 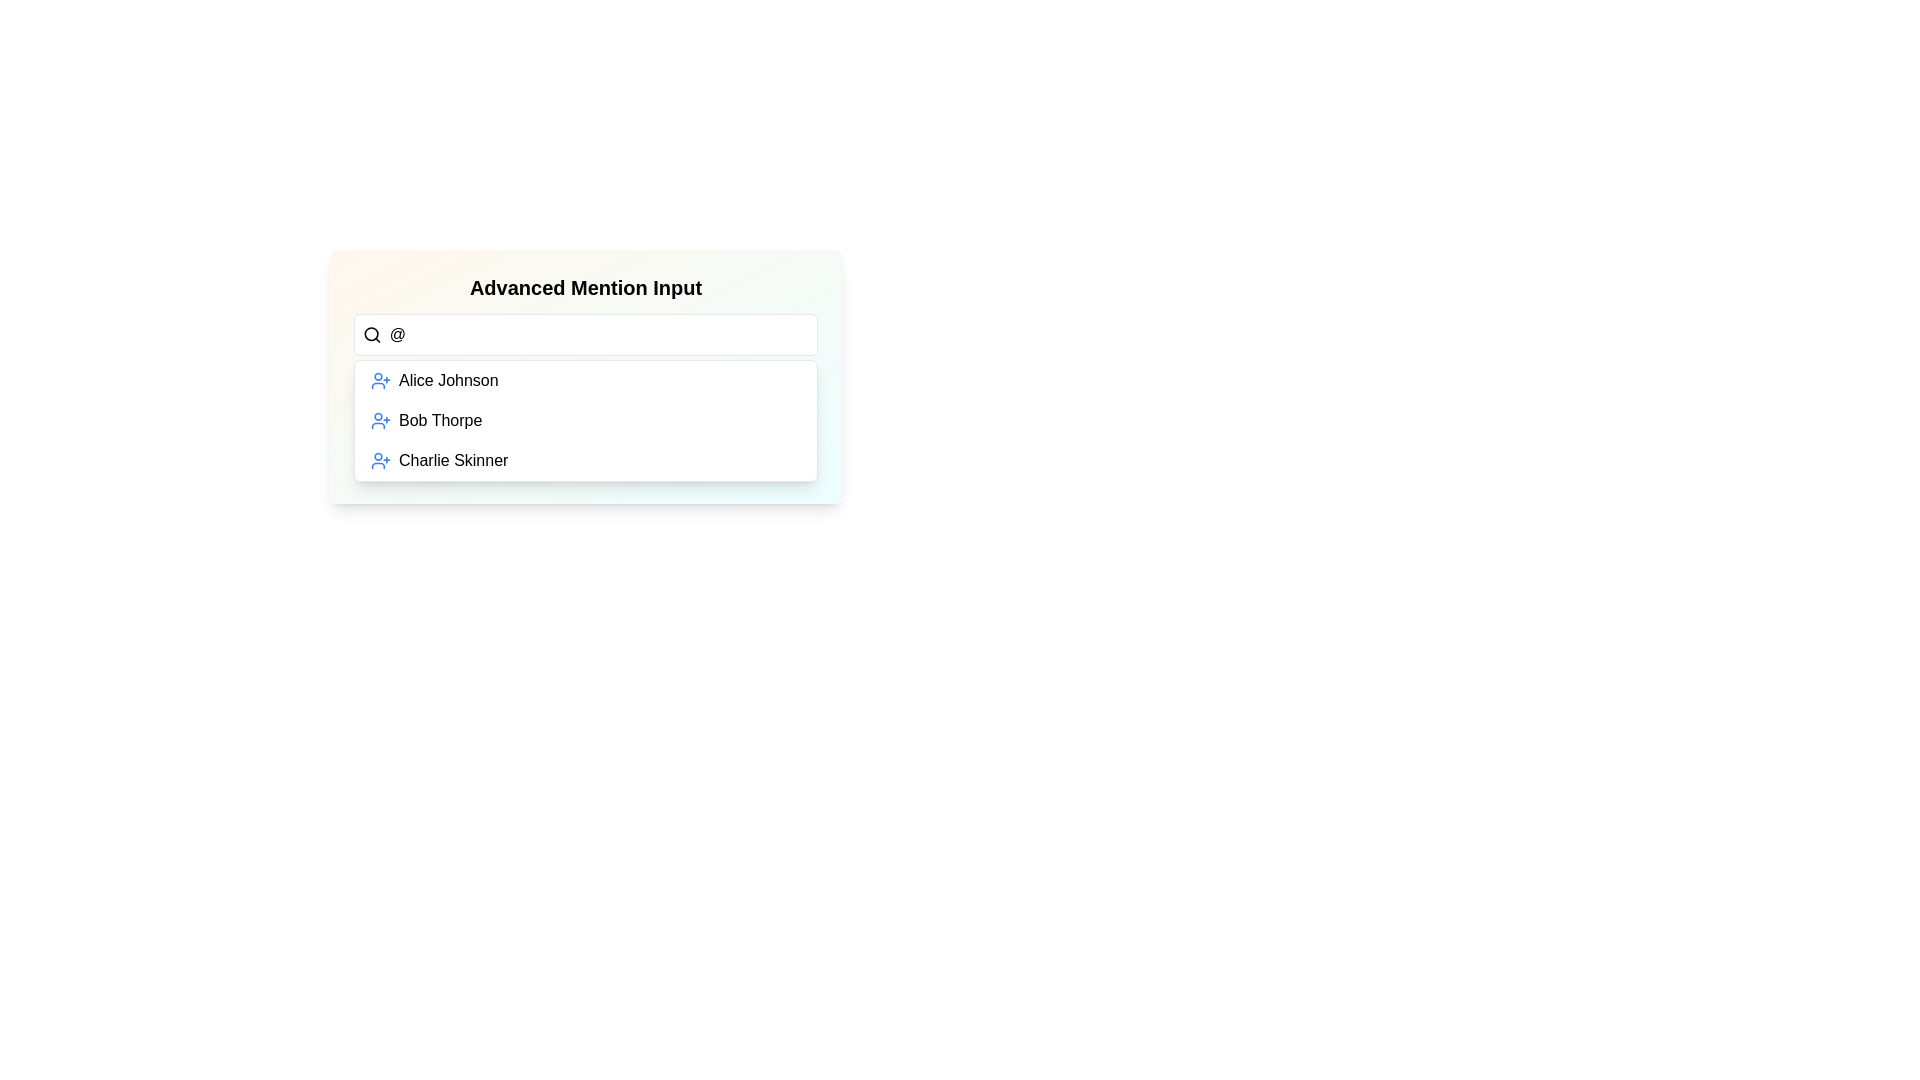 I want to click on the magnifying glass icon located at the far left of the input field with the placeholder 'Type @ to mention...' to initiate a search, so click(x=372, y=334).